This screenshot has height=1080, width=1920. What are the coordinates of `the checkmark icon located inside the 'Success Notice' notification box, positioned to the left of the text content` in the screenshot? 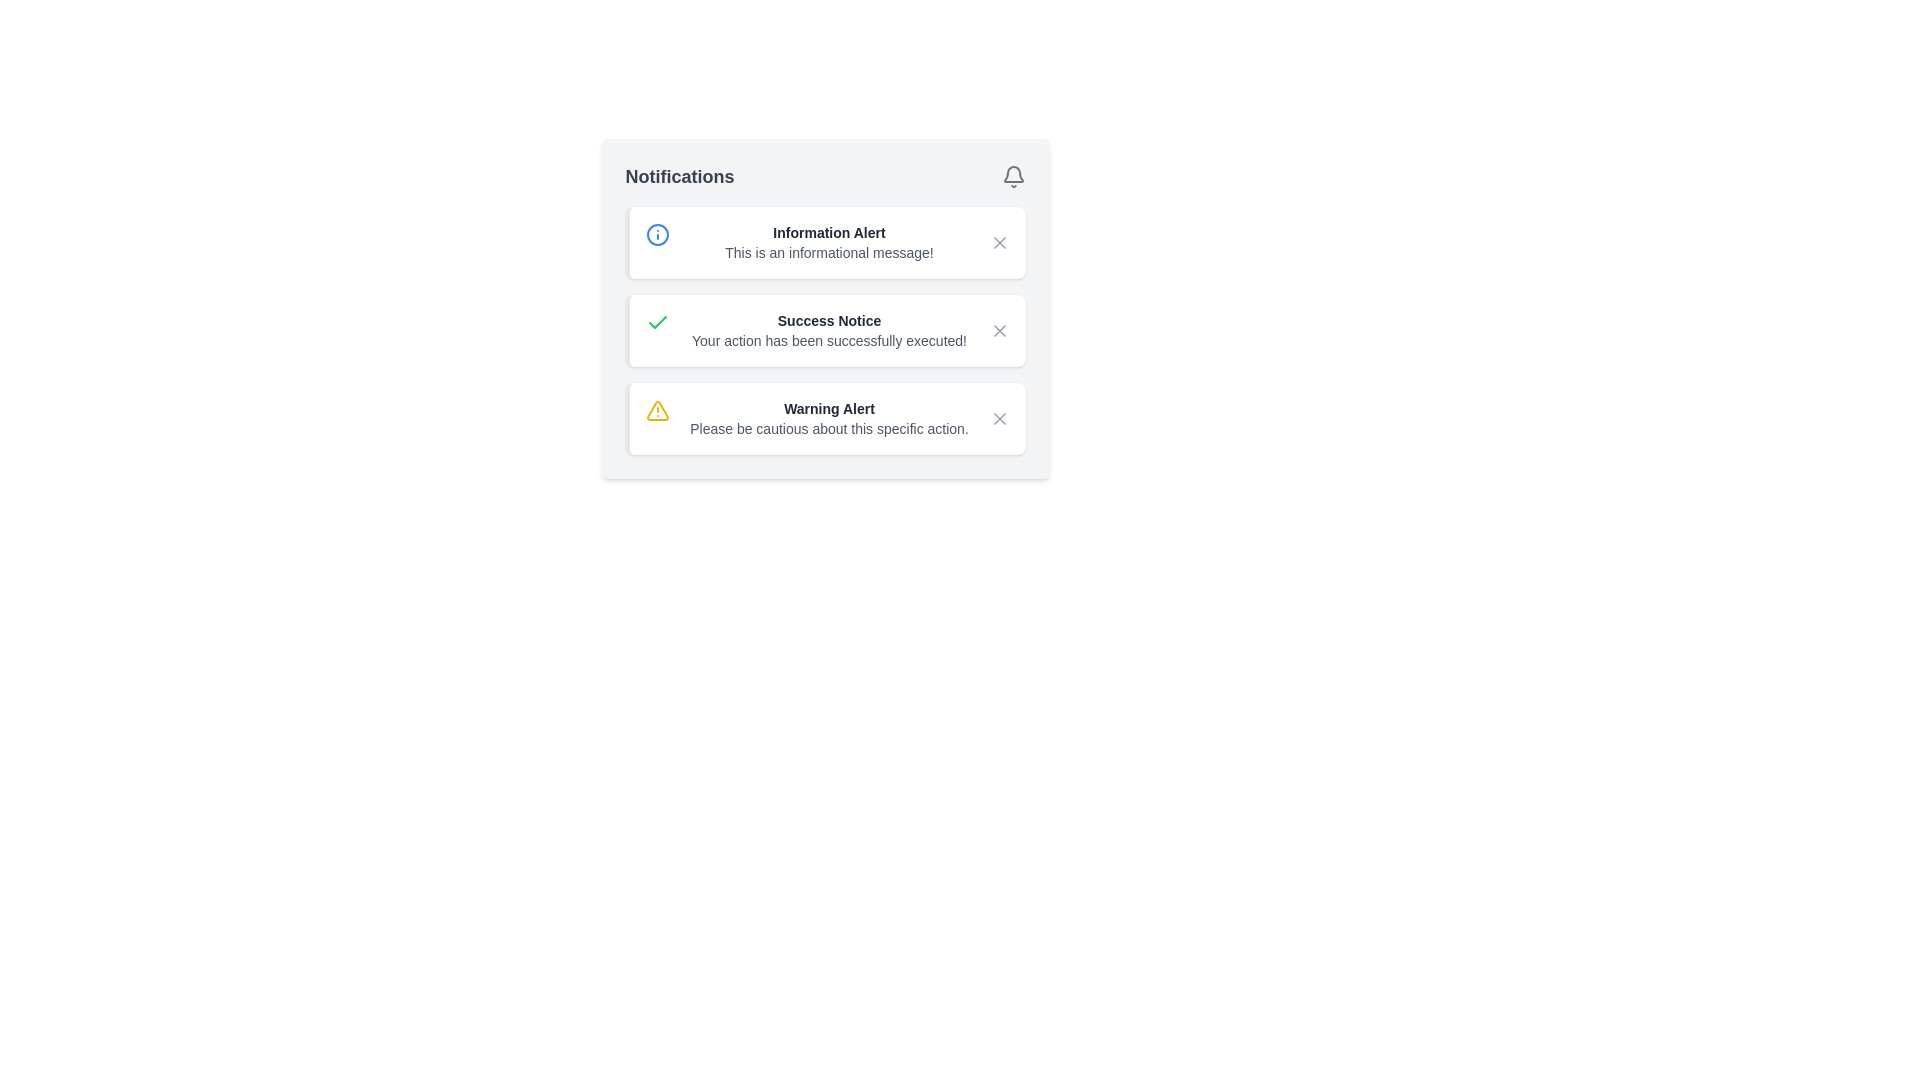 It's located at (657, 330).